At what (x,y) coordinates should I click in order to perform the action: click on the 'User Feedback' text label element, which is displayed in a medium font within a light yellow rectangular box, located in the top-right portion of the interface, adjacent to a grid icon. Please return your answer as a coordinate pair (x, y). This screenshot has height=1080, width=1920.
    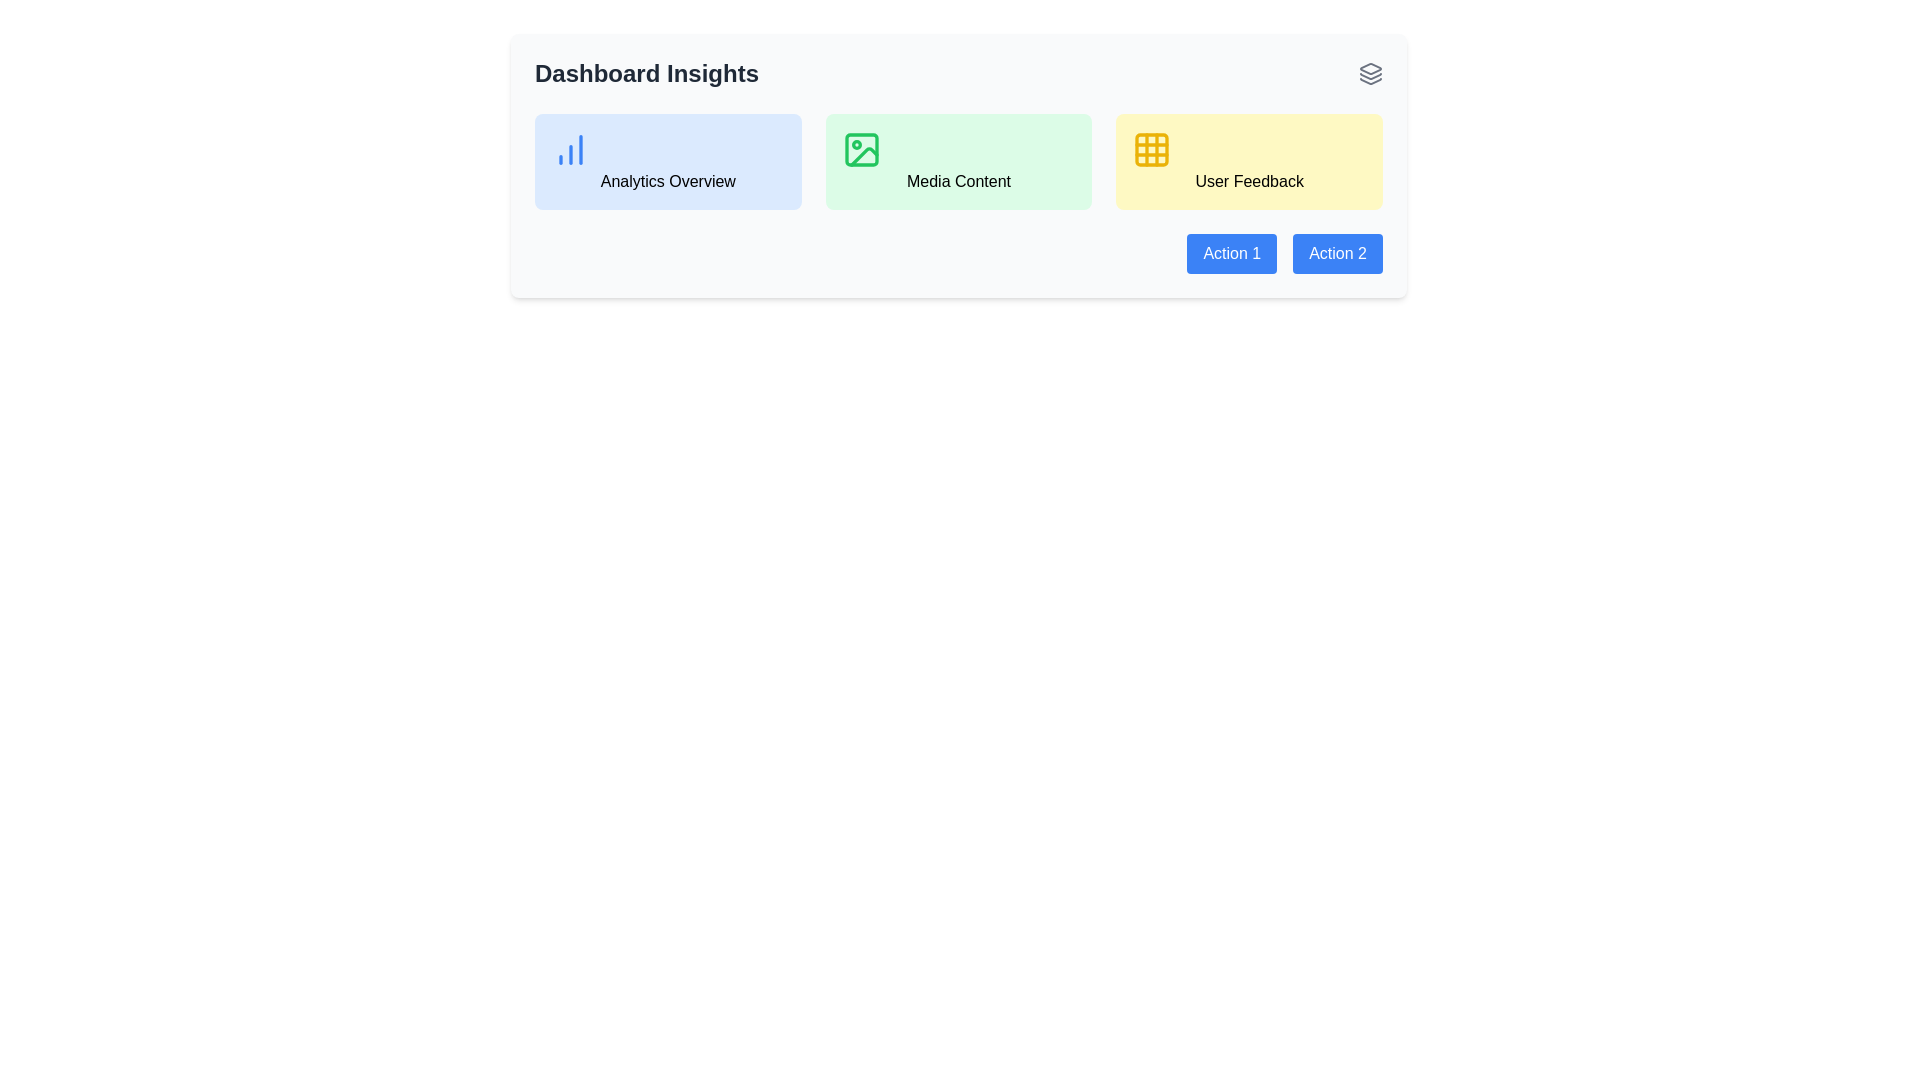
    Looking at the image, I should click on (1248, 181).